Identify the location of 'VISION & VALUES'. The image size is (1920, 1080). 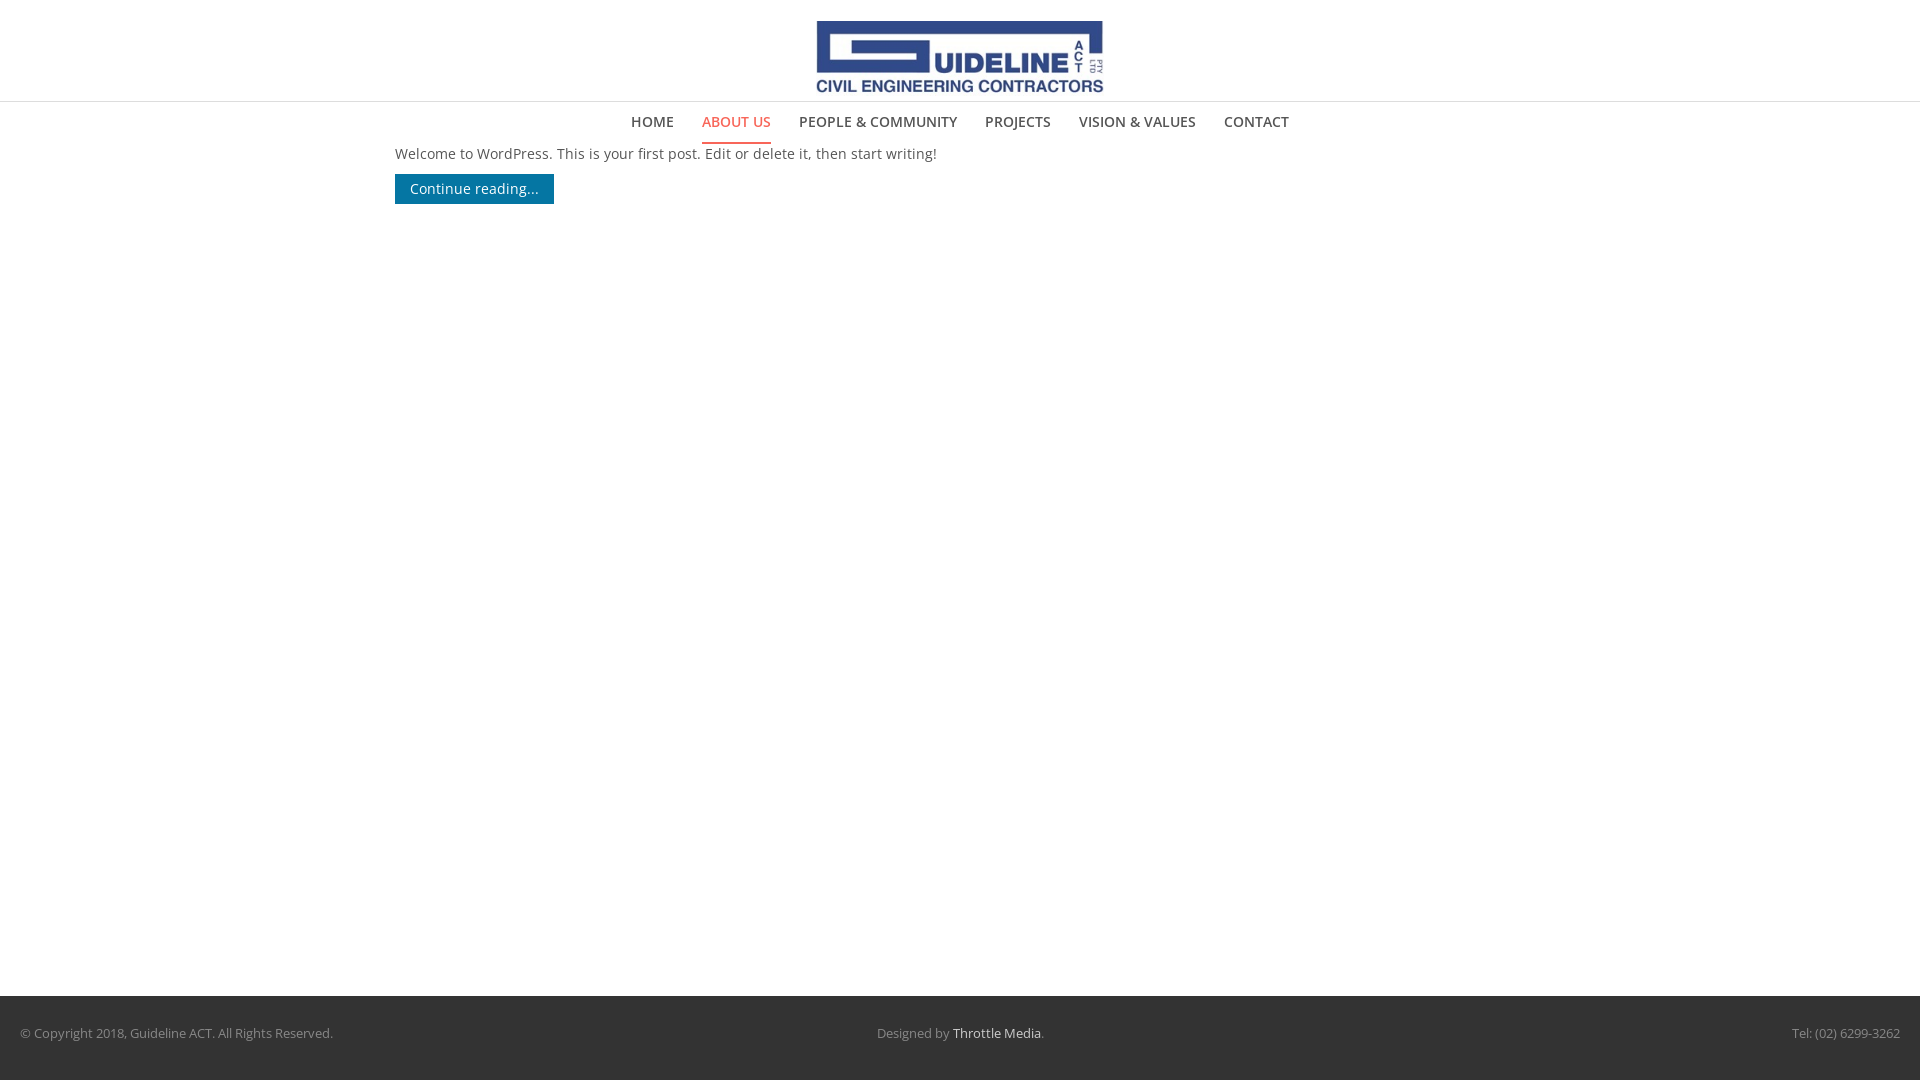
(1078, 122).